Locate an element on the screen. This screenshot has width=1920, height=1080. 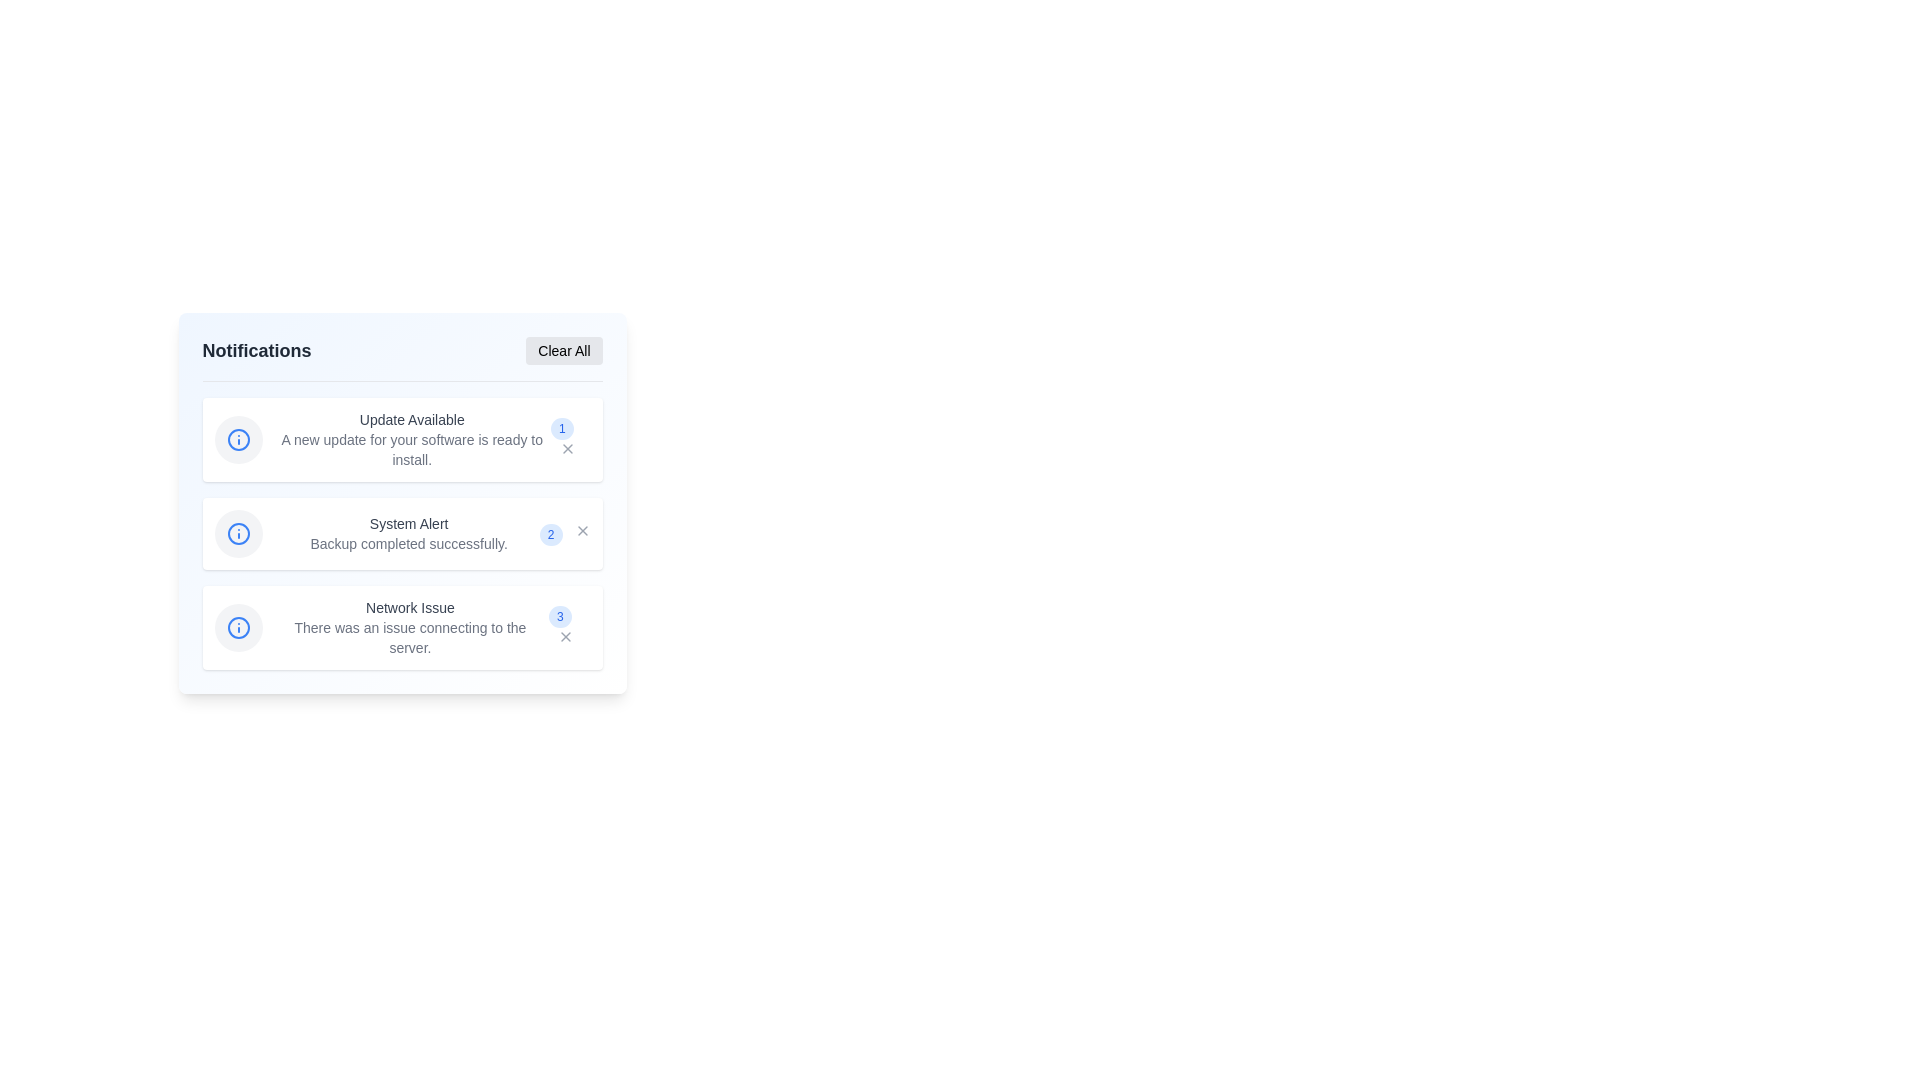
the innermost circular shape of the graphical icon located to the left of the text content within the notification item is located at coordinates (238, 627).